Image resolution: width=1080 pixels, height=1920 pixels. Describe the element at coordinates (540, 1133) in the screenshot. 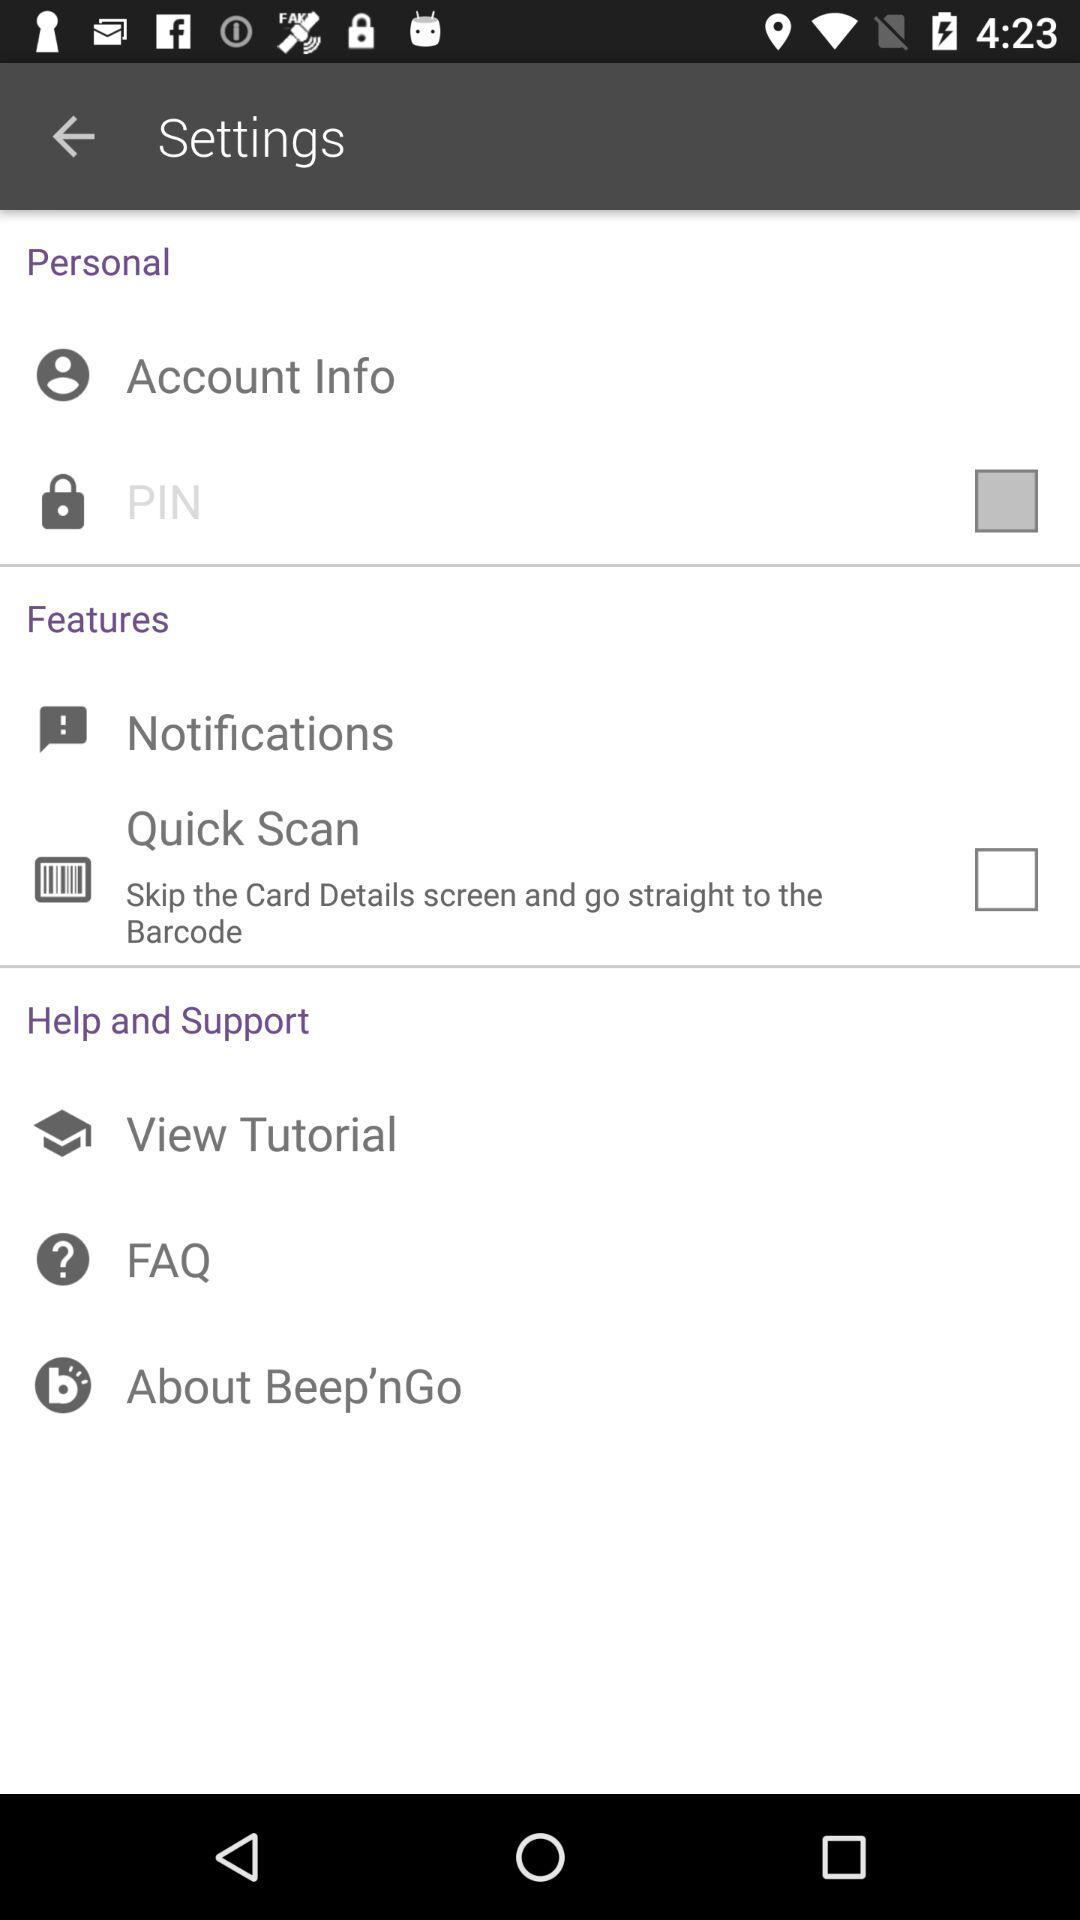

I see `the icon above the faq icon` at that location.